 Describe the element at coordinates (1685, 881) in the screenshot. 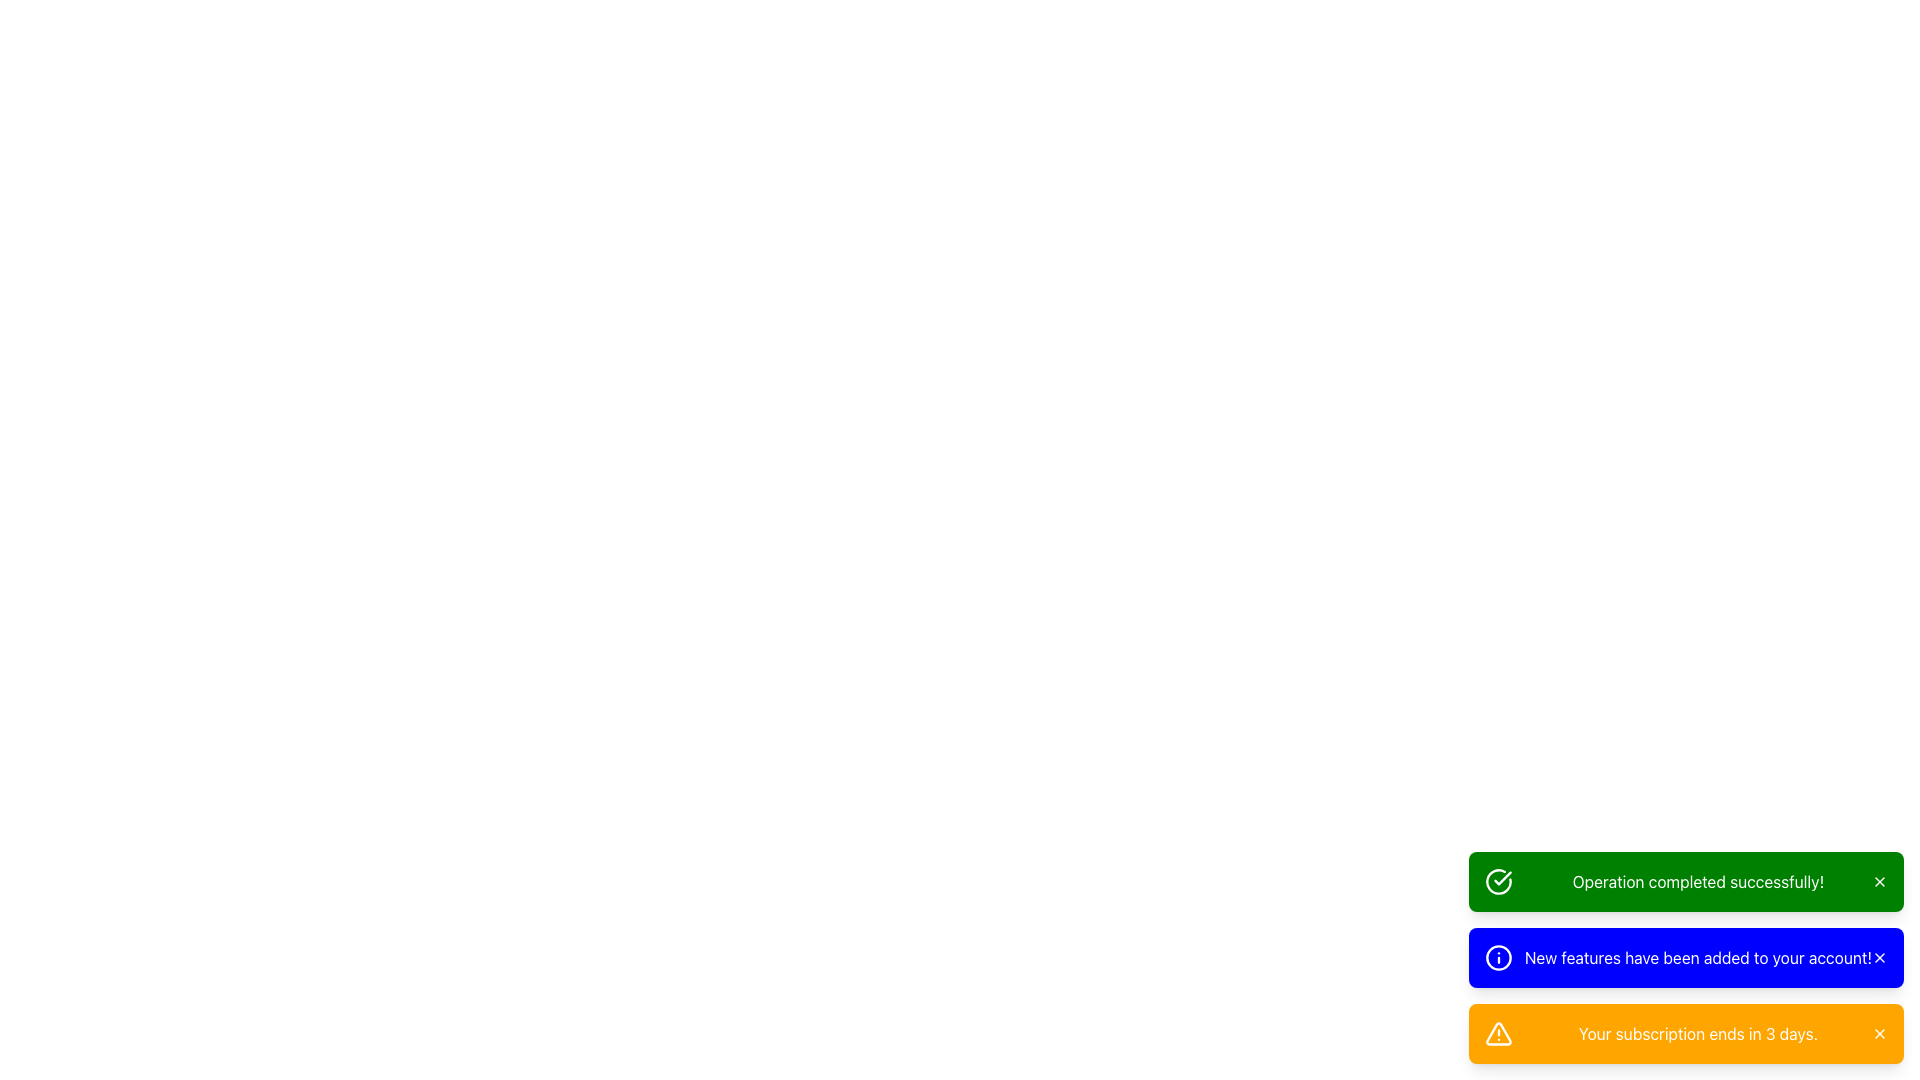

I see `the green notification panel that contains the message 'Operation completed successfully!'` at that location.